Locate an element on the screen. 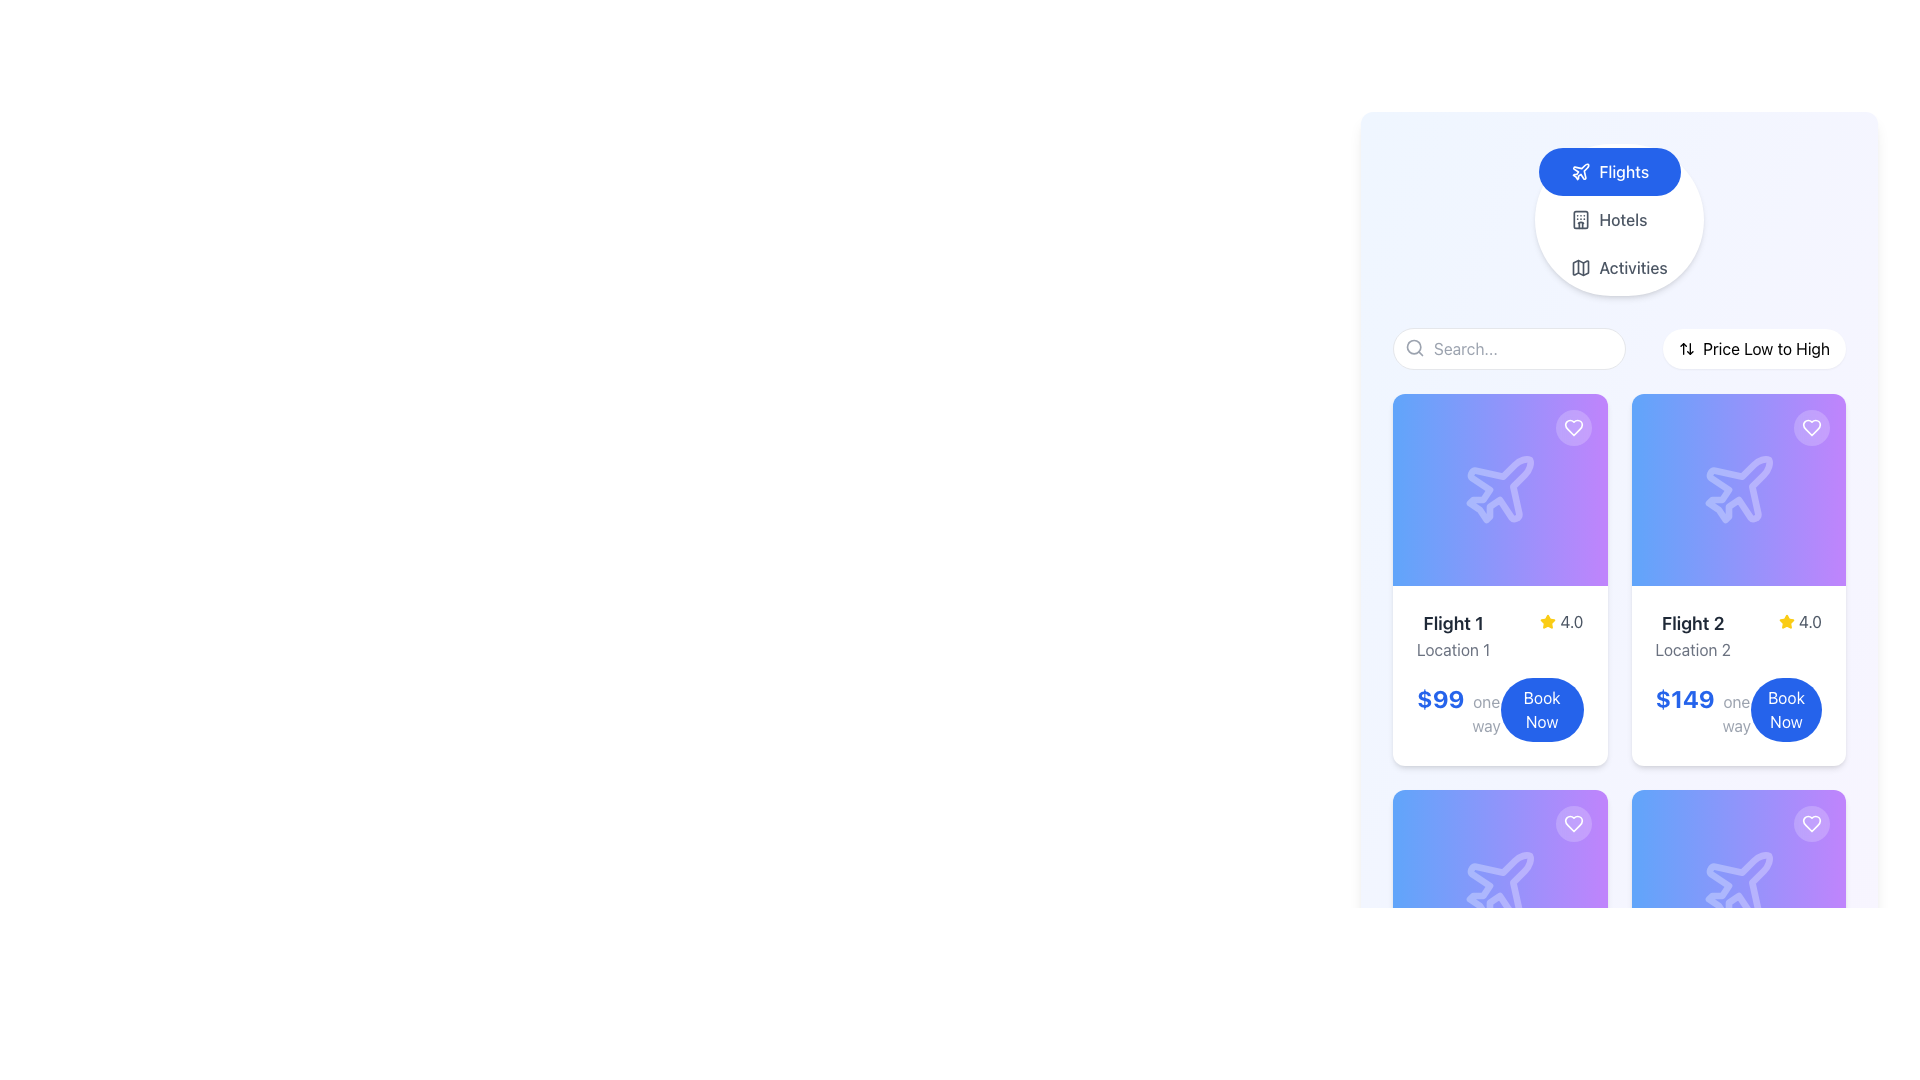 This screenshot has height=1080, width=1920. the airplane icon on the blue circular button at the top-right of the interface is located at coordinates (1580, 170).